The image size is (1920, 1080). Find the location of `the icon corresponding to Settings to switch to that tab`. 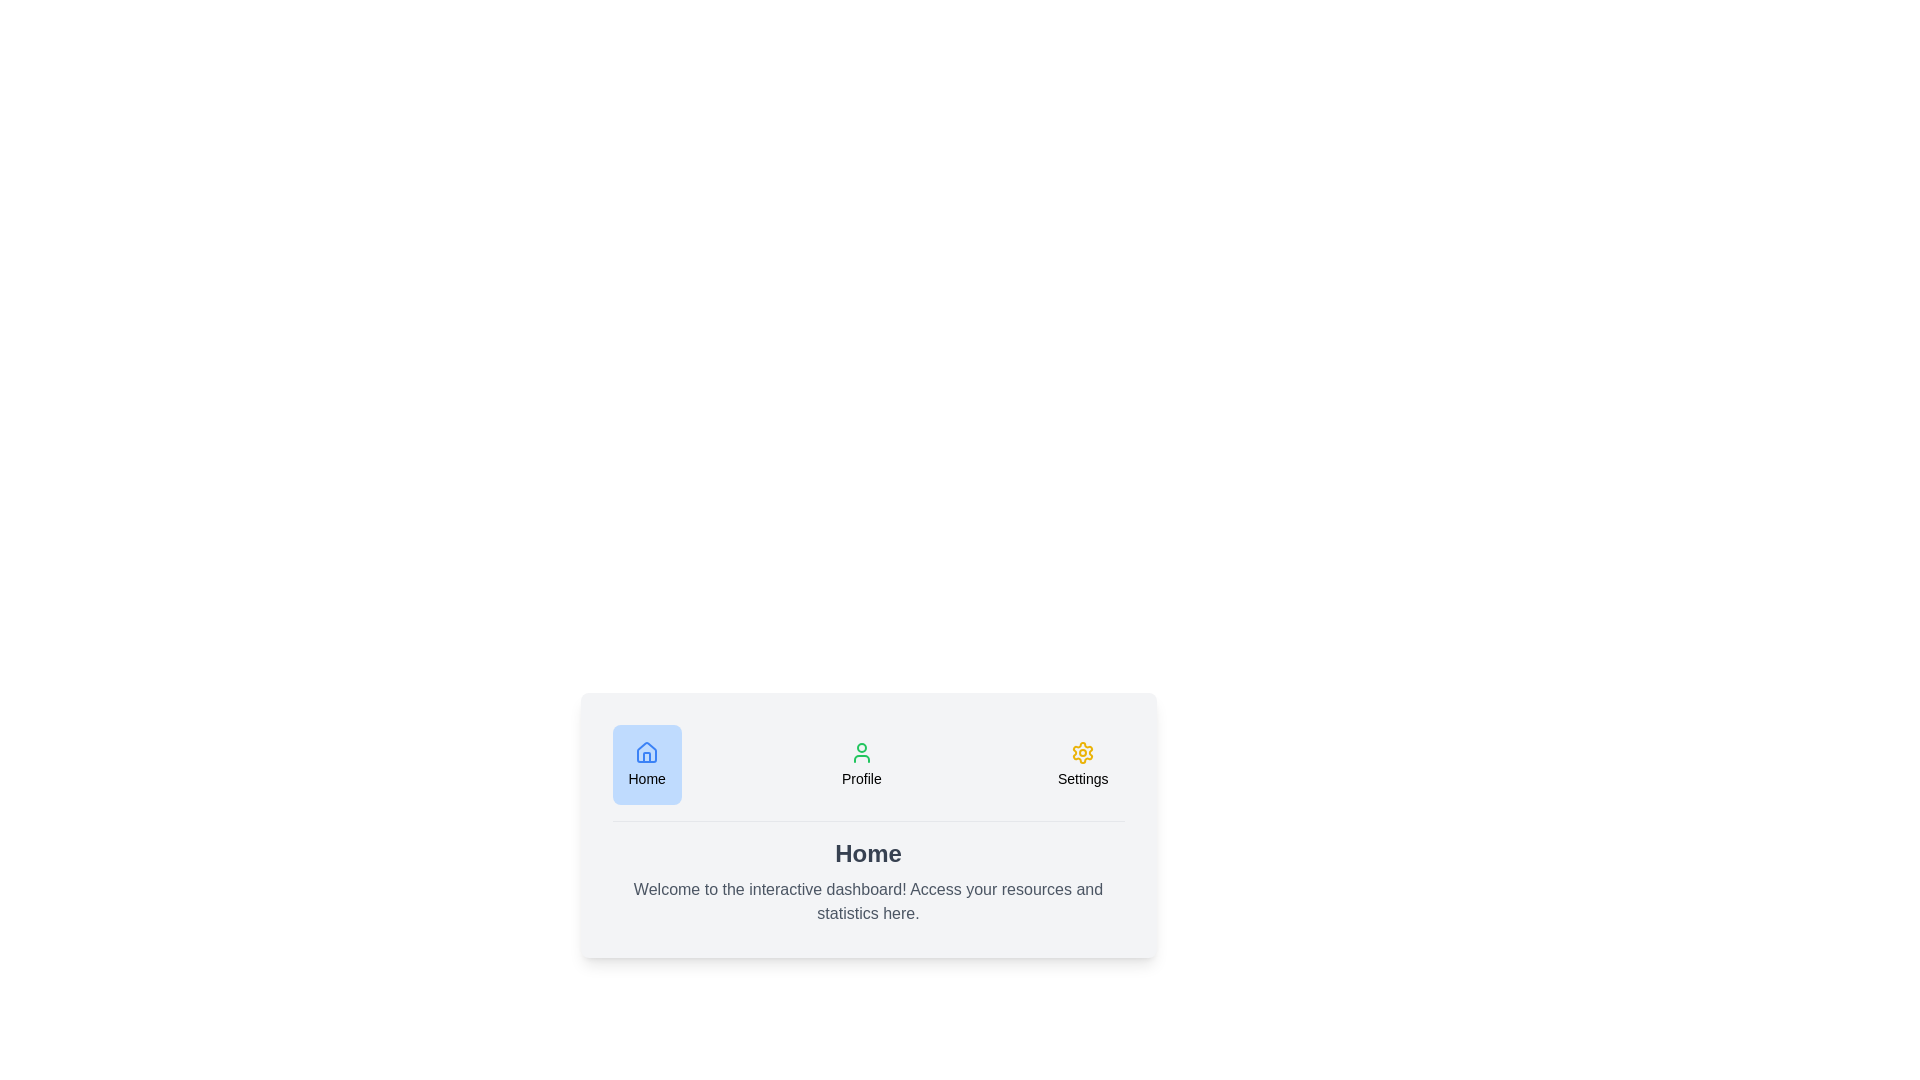

the icon corresponding to Settings to switch to that tab is located at coordinates (1082, 764).